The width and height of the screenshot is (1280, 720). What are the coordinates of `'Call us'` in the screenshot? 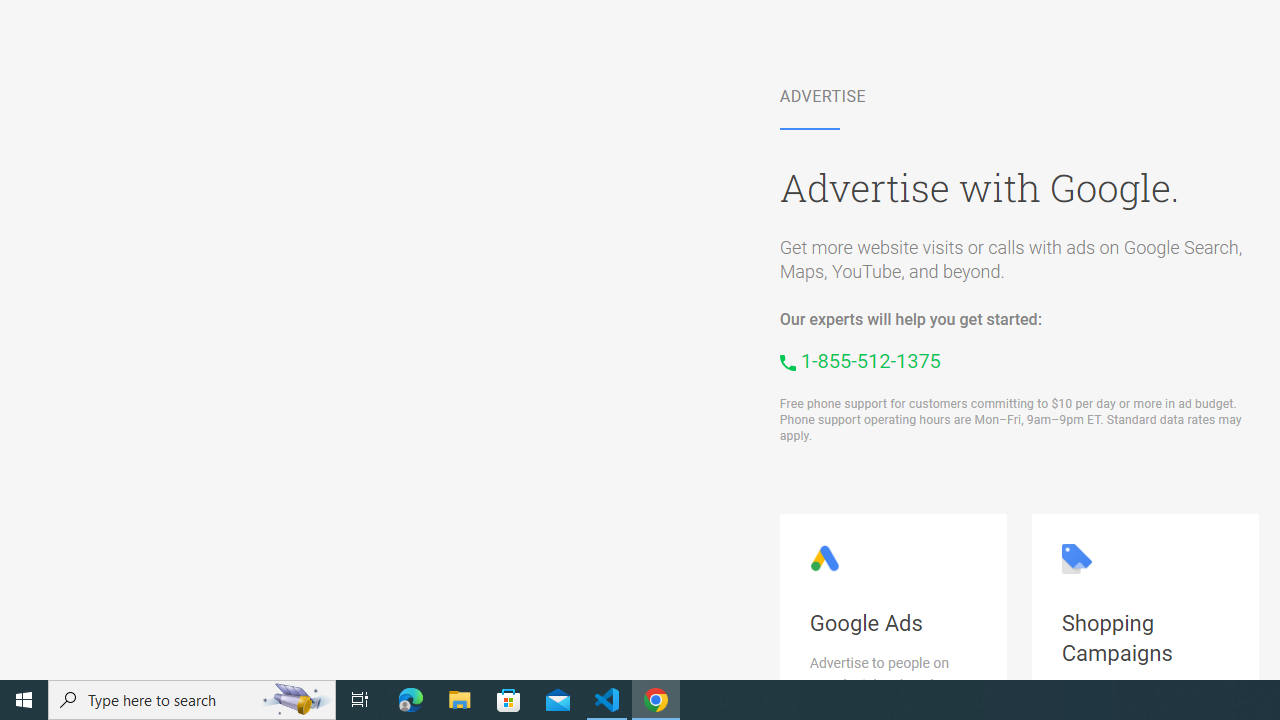 It's located at (860, 361).